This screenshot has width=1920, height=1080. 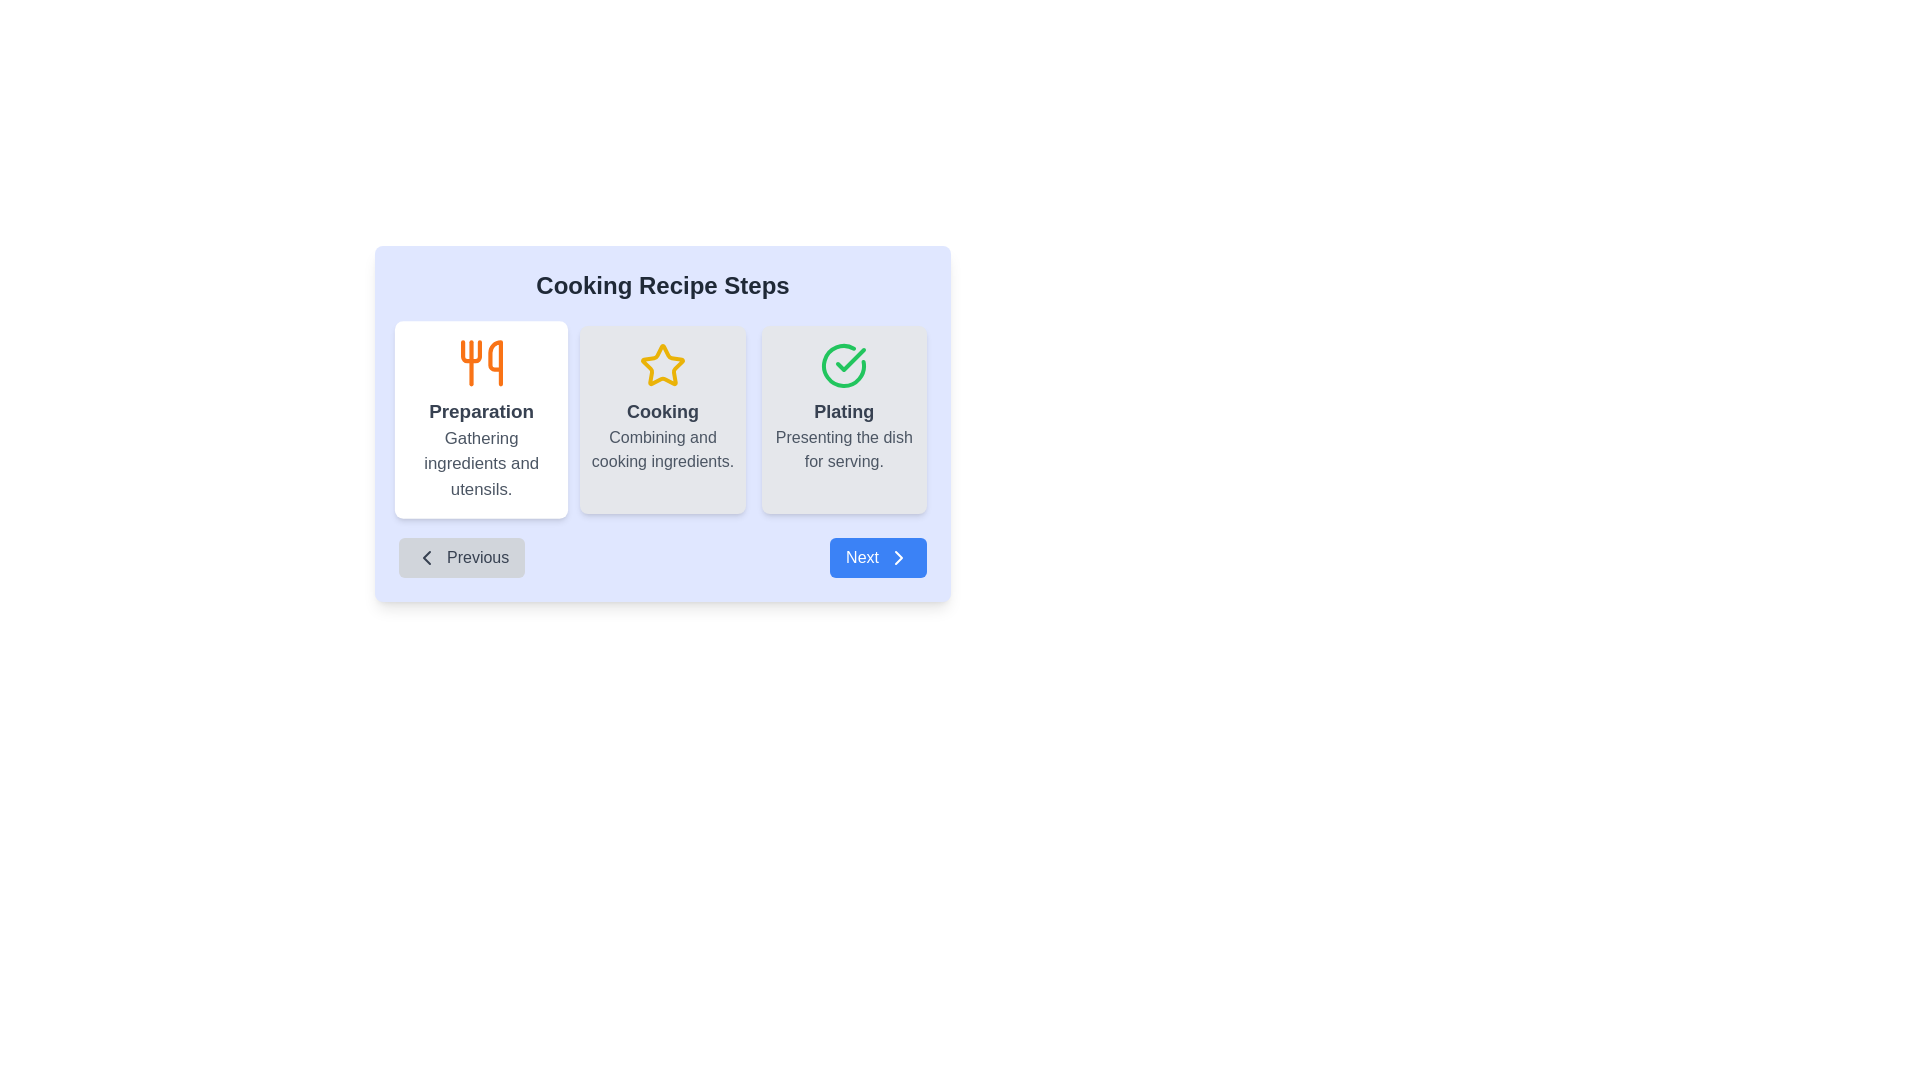 I want to click on text label that says 'Combining and cooking ingredients.' located beneath the heading 'Cooking' in the second panel of a horizontally arranged group of panels, so click(x=662, y=450).